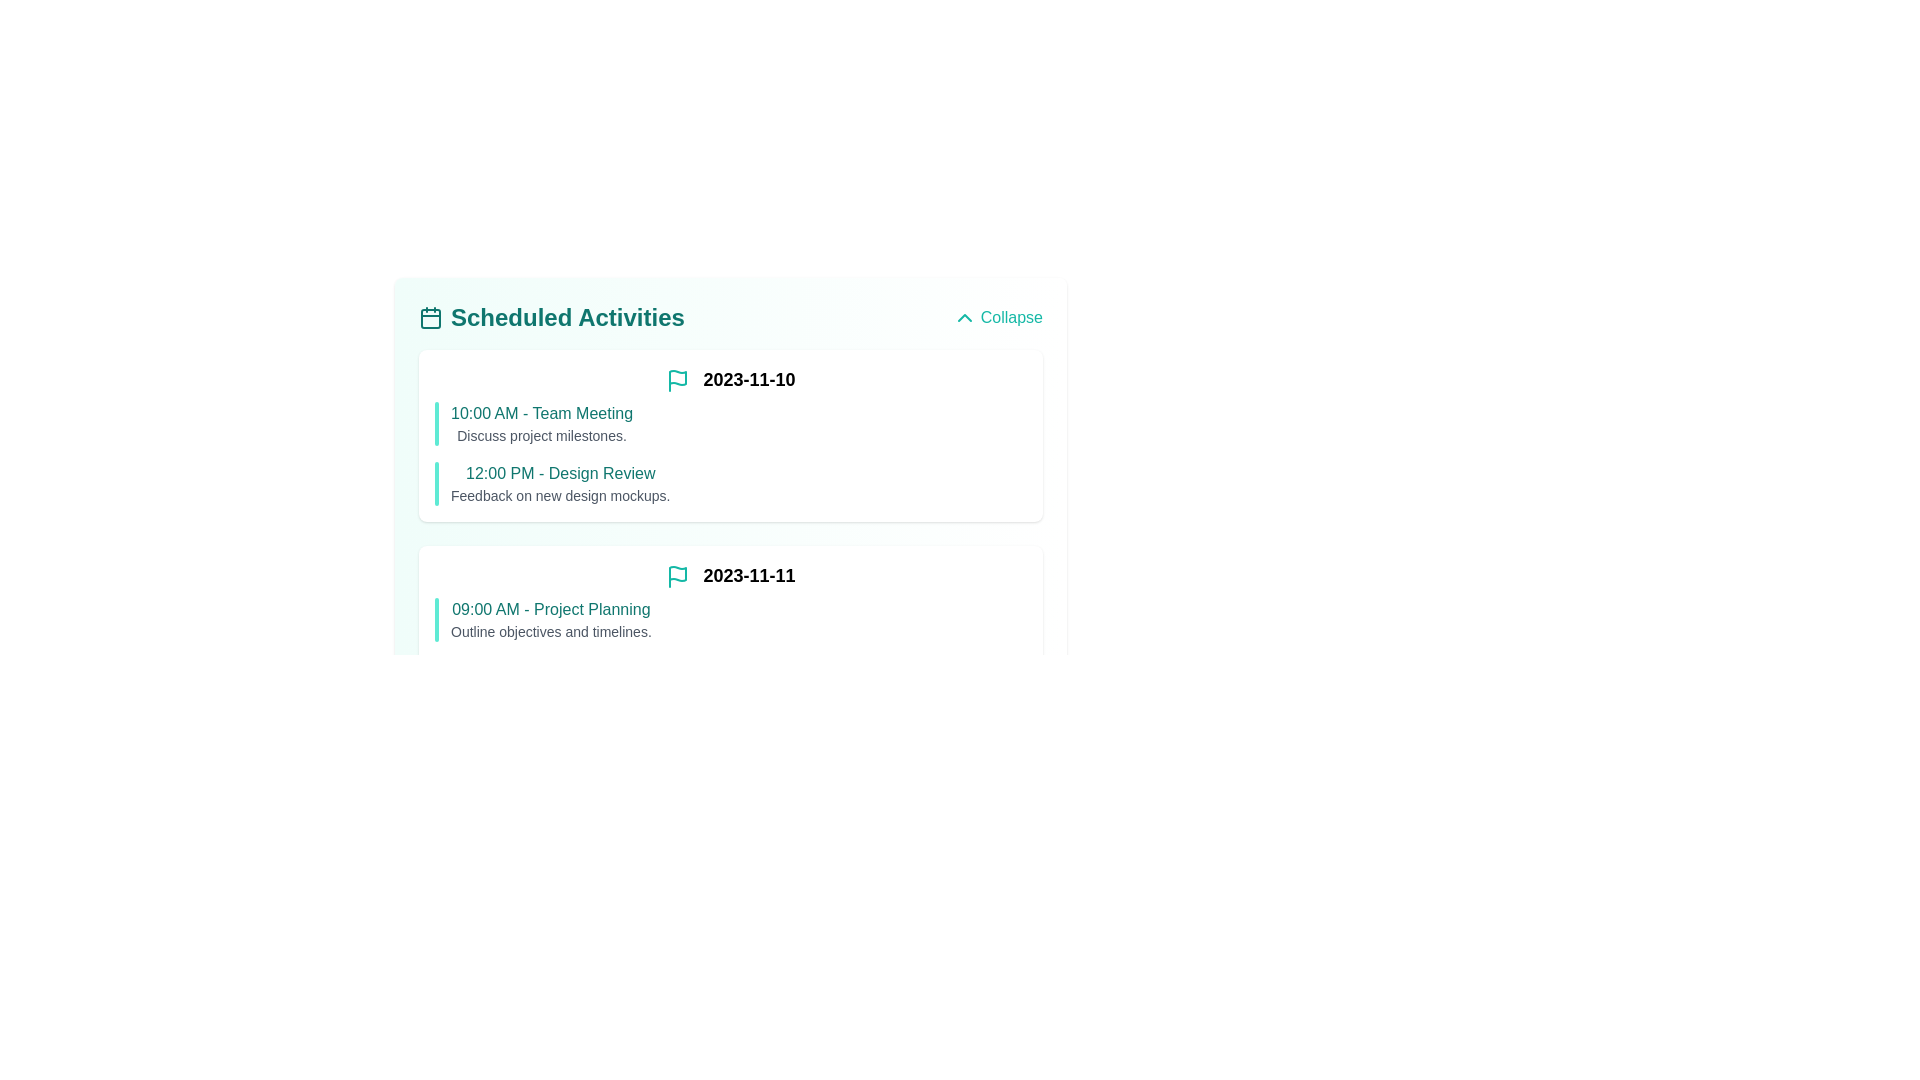  What do you see at coordinates (560, 483) in the screenshot?
I see `the second scheduled event item located in the chronological event list for the date '2023-11-10', positioned between '10:00 AM - Team Meeting' and '09:00 AM - Project Planning'` at bounding box center [560, 483].